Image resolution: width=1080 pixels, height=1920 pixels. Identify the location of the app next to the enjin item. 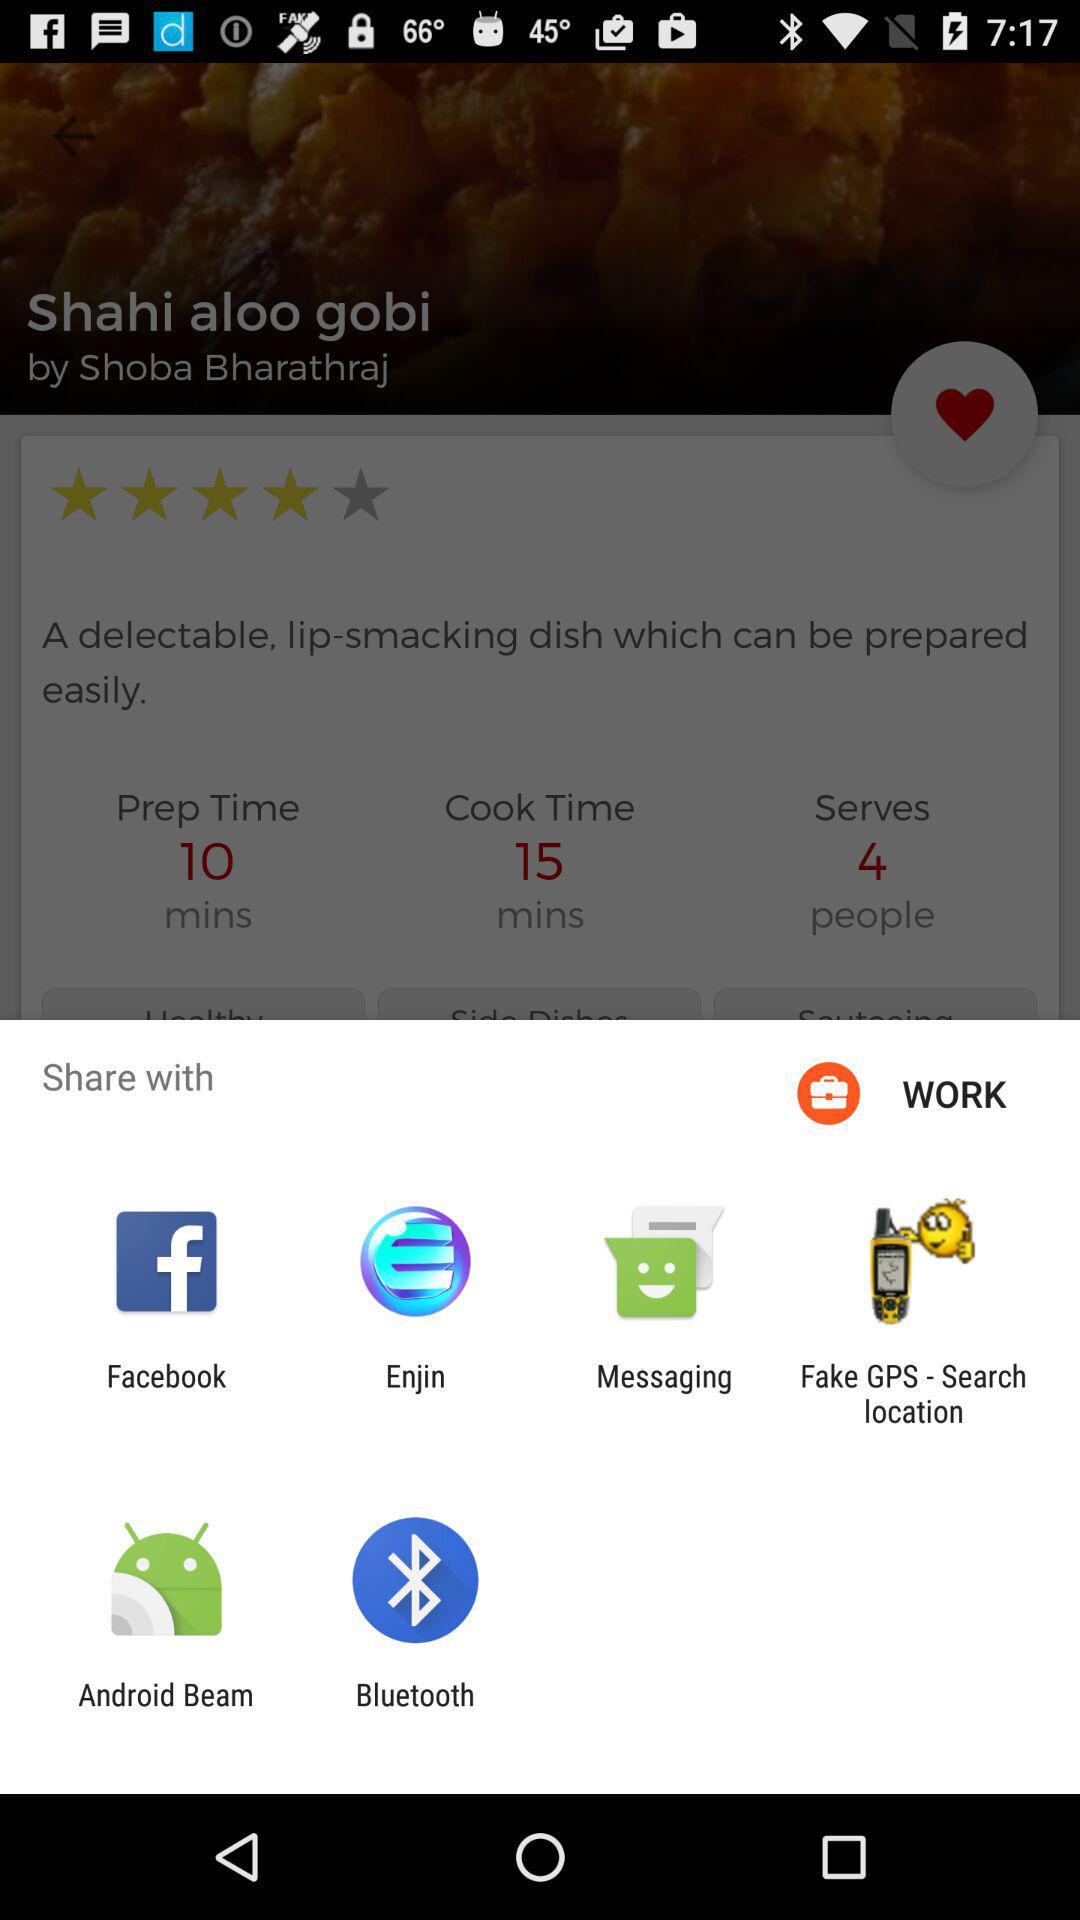
(664, 1392).